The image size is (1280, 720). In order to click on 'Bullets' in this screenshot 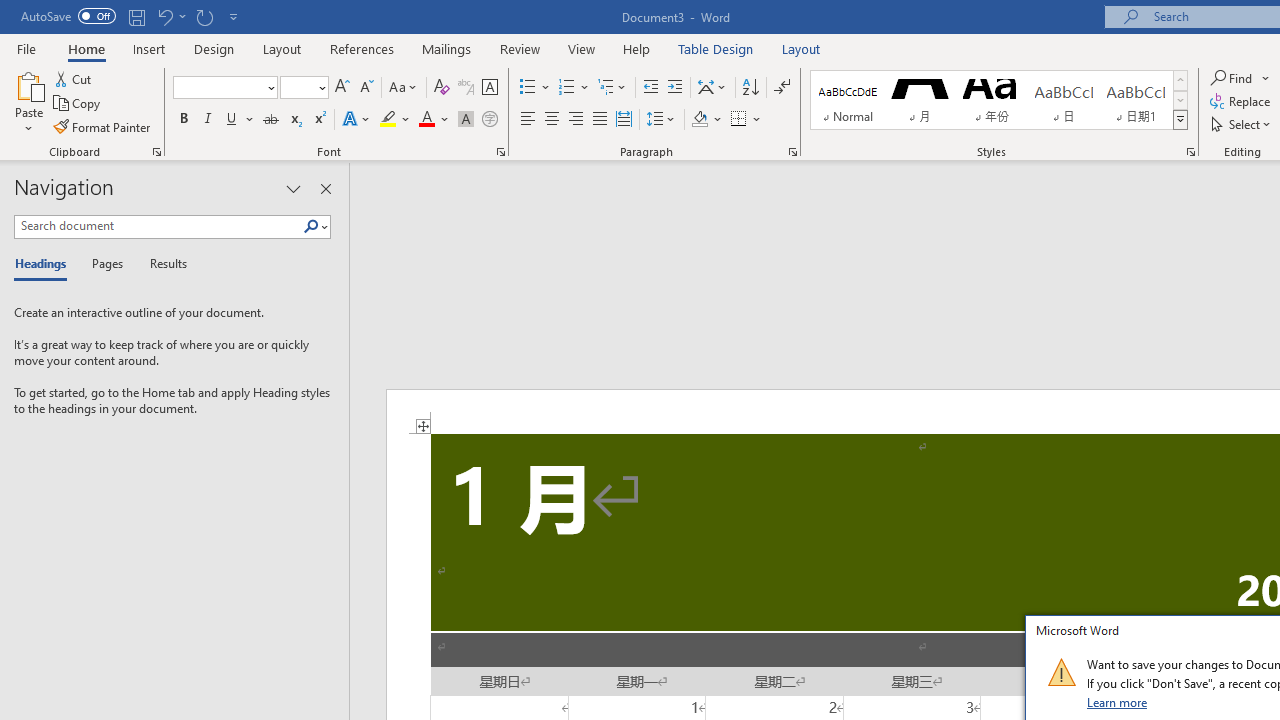, I will do `click(535, 86)`.